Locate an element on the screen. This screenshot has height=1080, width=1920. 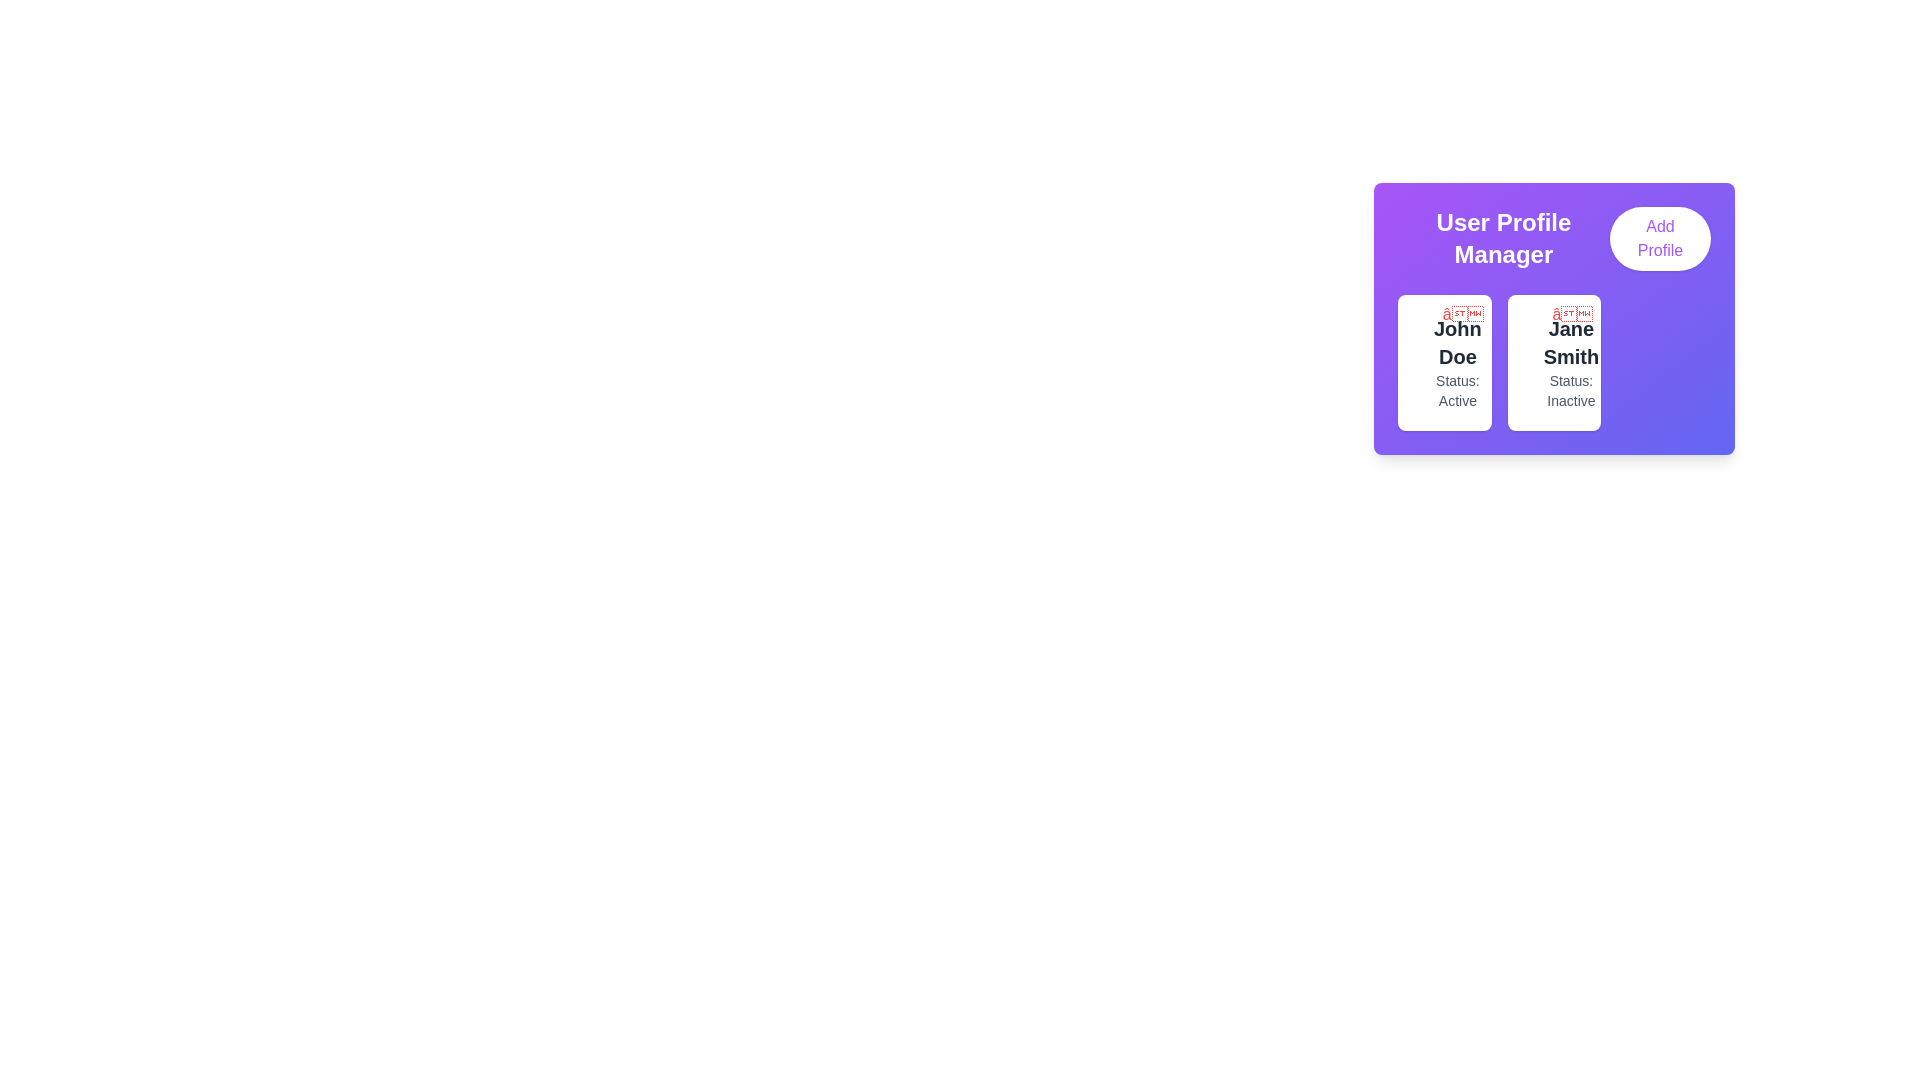
the profile card for 'Jane Smith', which is the second card in the grid, and set it as the focus element is located at coordinates (1553, 362).